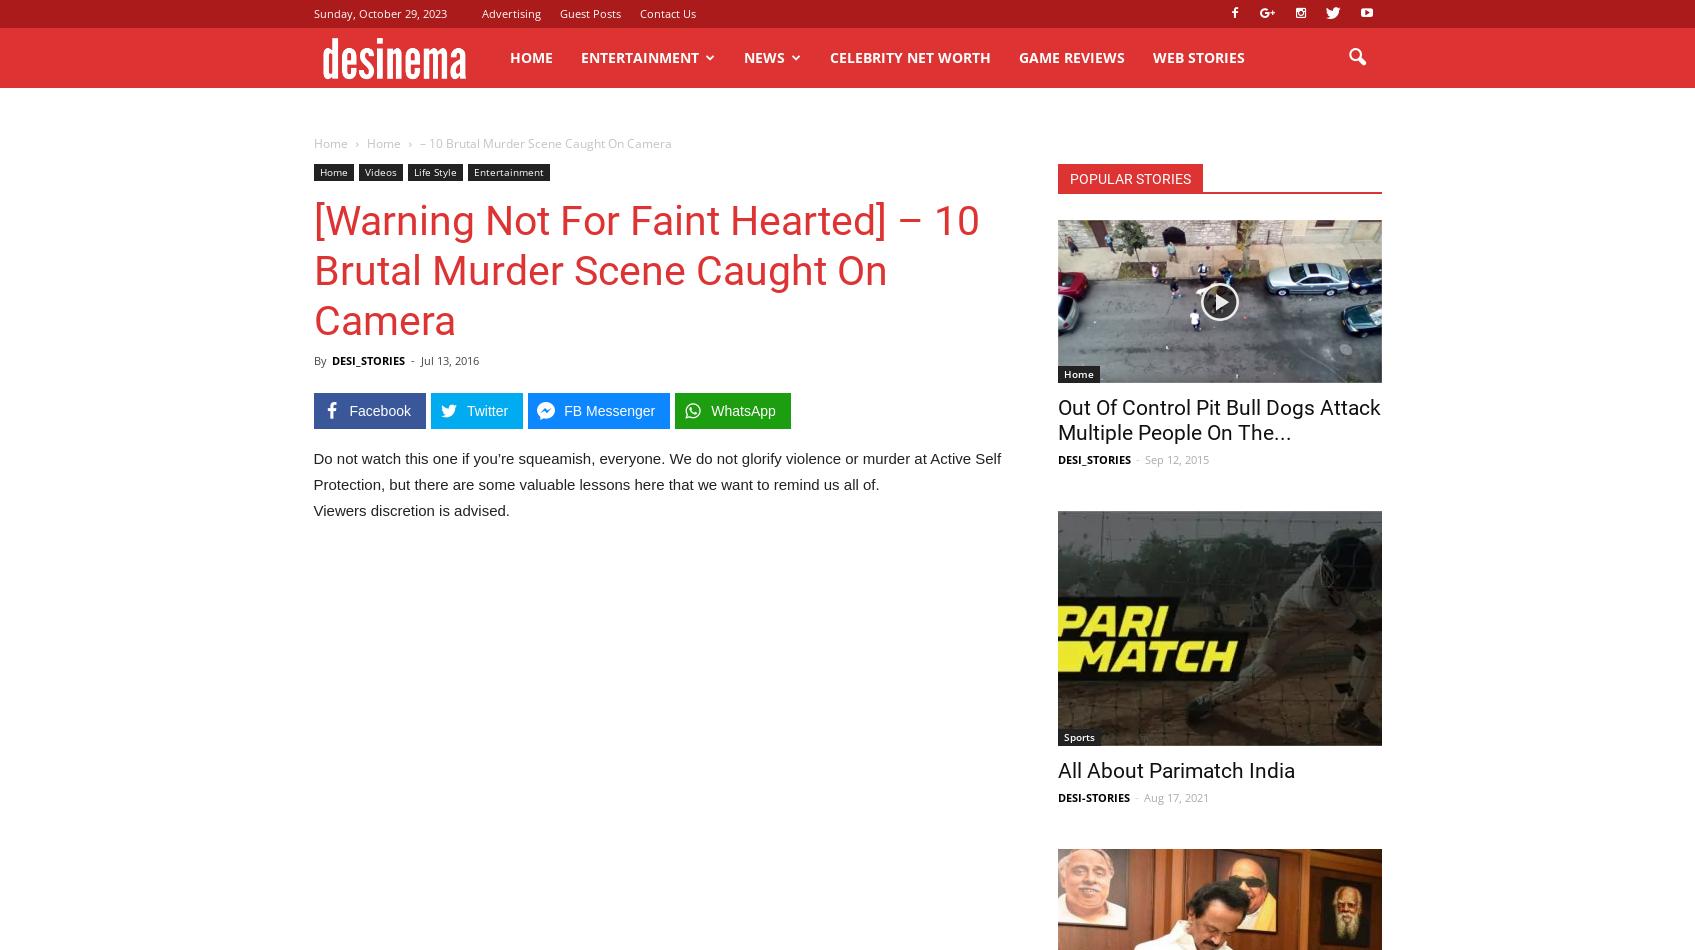 The image size is (1695, 950). Describe the element at coordinates (1142, 458) in the screenshot. I see `'Sep 12, 2015'` at that location.